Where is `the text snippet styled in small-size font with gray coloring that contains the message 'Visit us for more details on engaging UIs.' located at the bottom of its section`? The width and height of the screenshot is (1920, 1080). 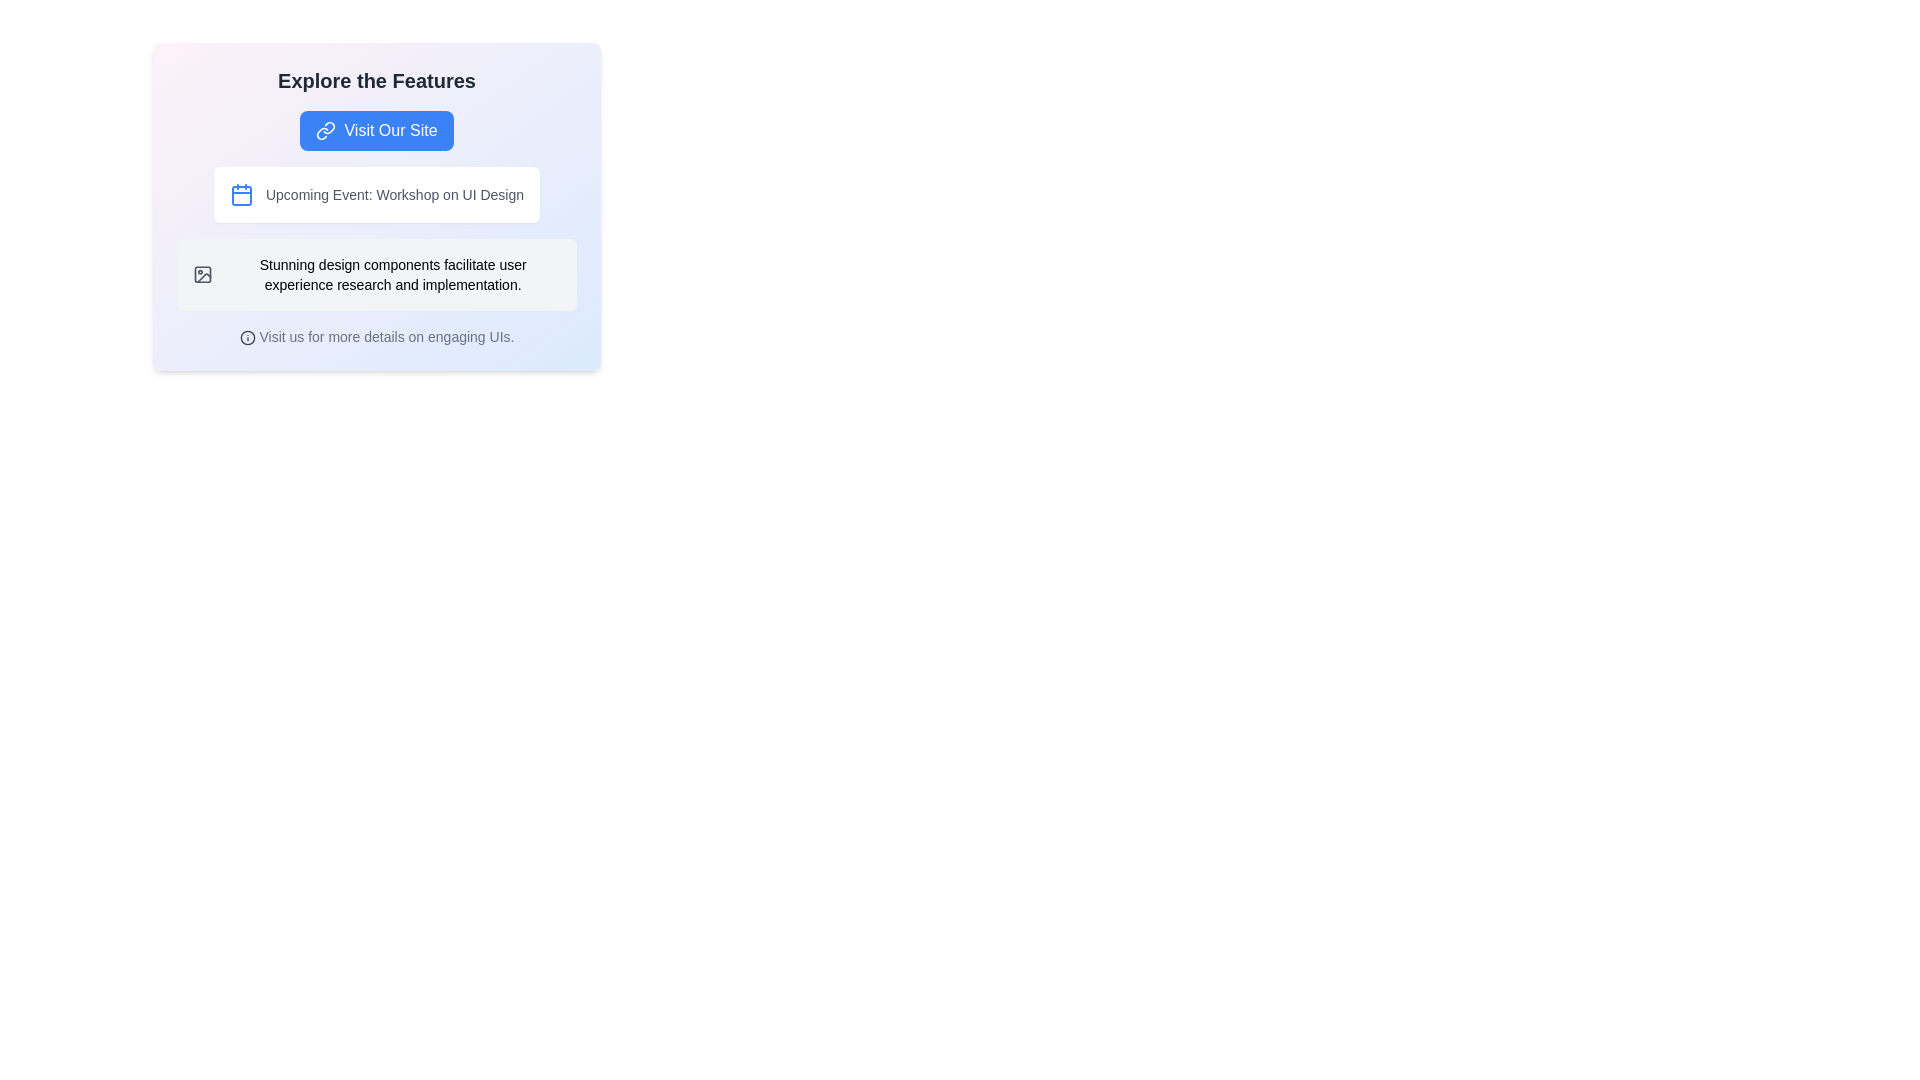
the text snippet styled in small-size font with gray coloring that contains the message 'Visit us for more details on engaging UIs.' located at the bottom of its section is located at coordinates (377, 335).